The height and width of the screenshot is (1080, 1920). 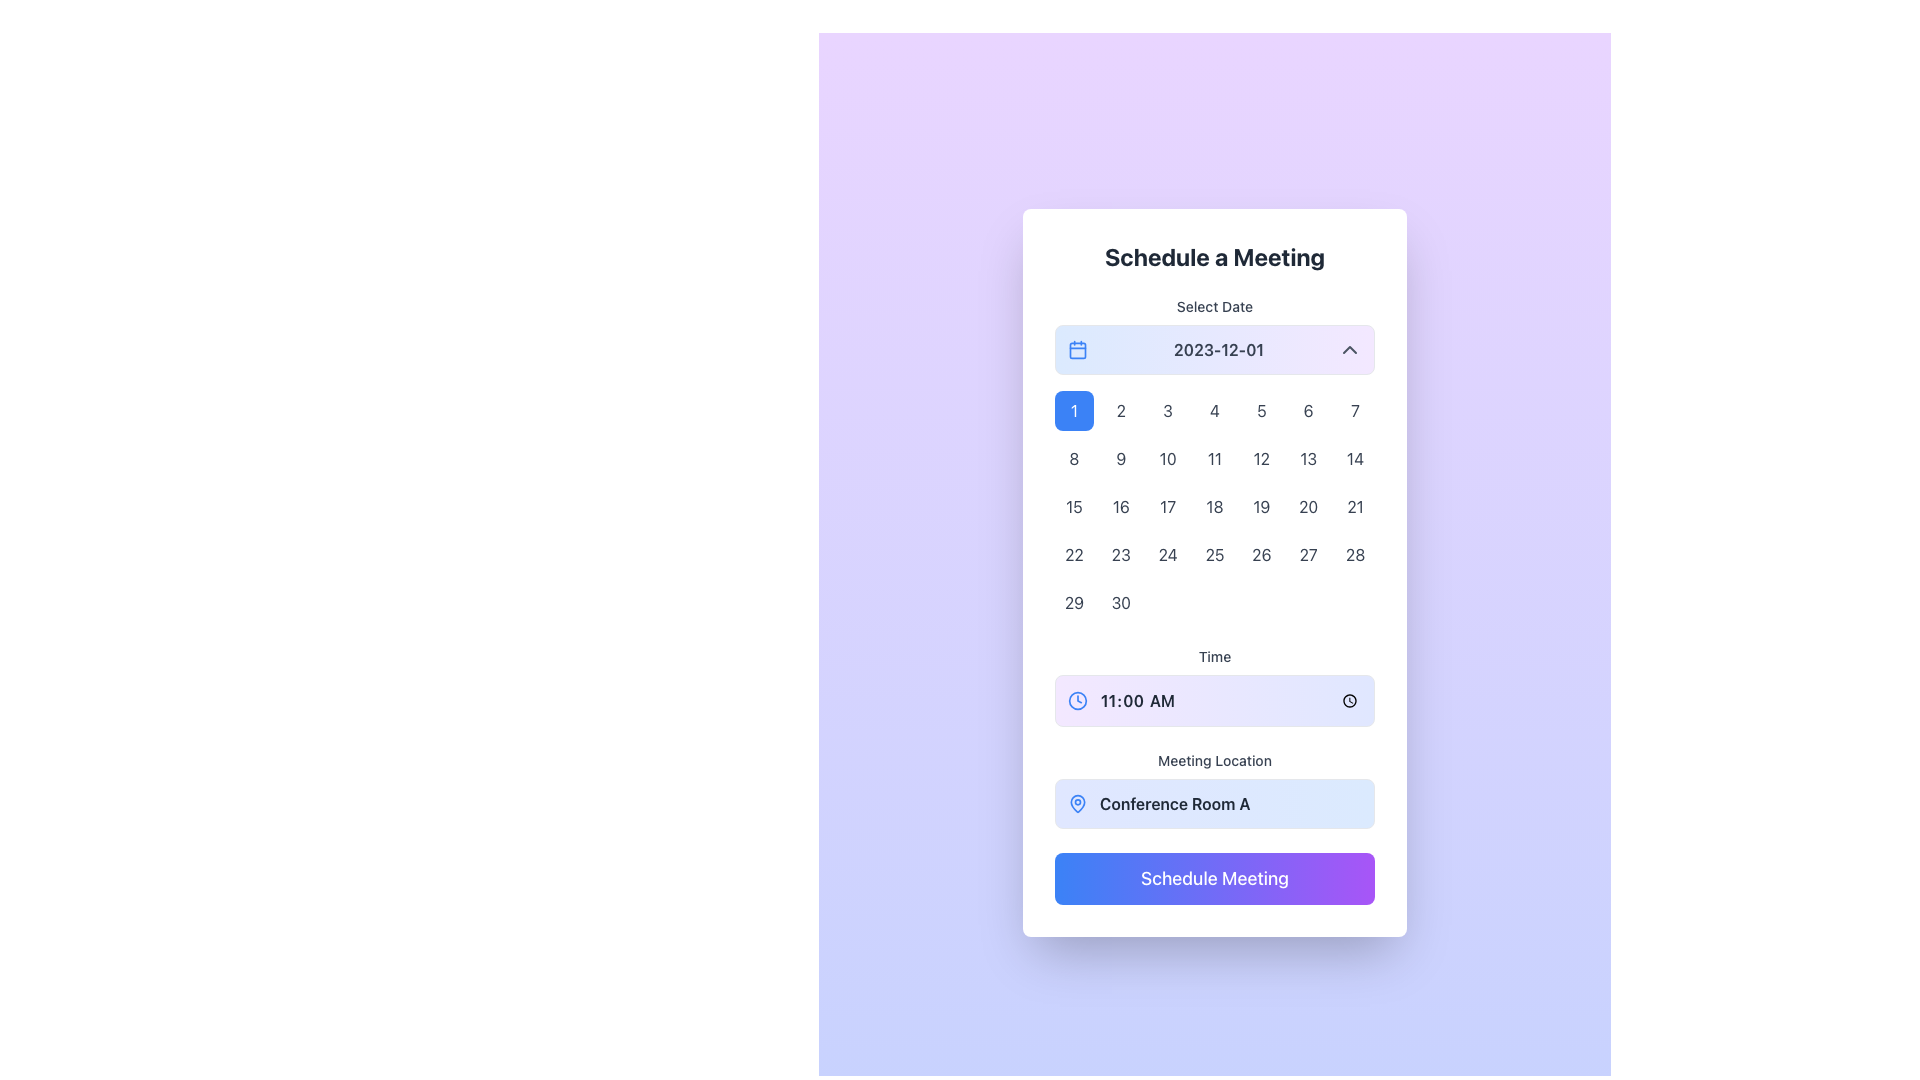 What do you see at coordinates (1213, 410) in the screenshot?
I see `the button representing the fourth day of the month in the calendar interface` at bounding box center [1213, 410].